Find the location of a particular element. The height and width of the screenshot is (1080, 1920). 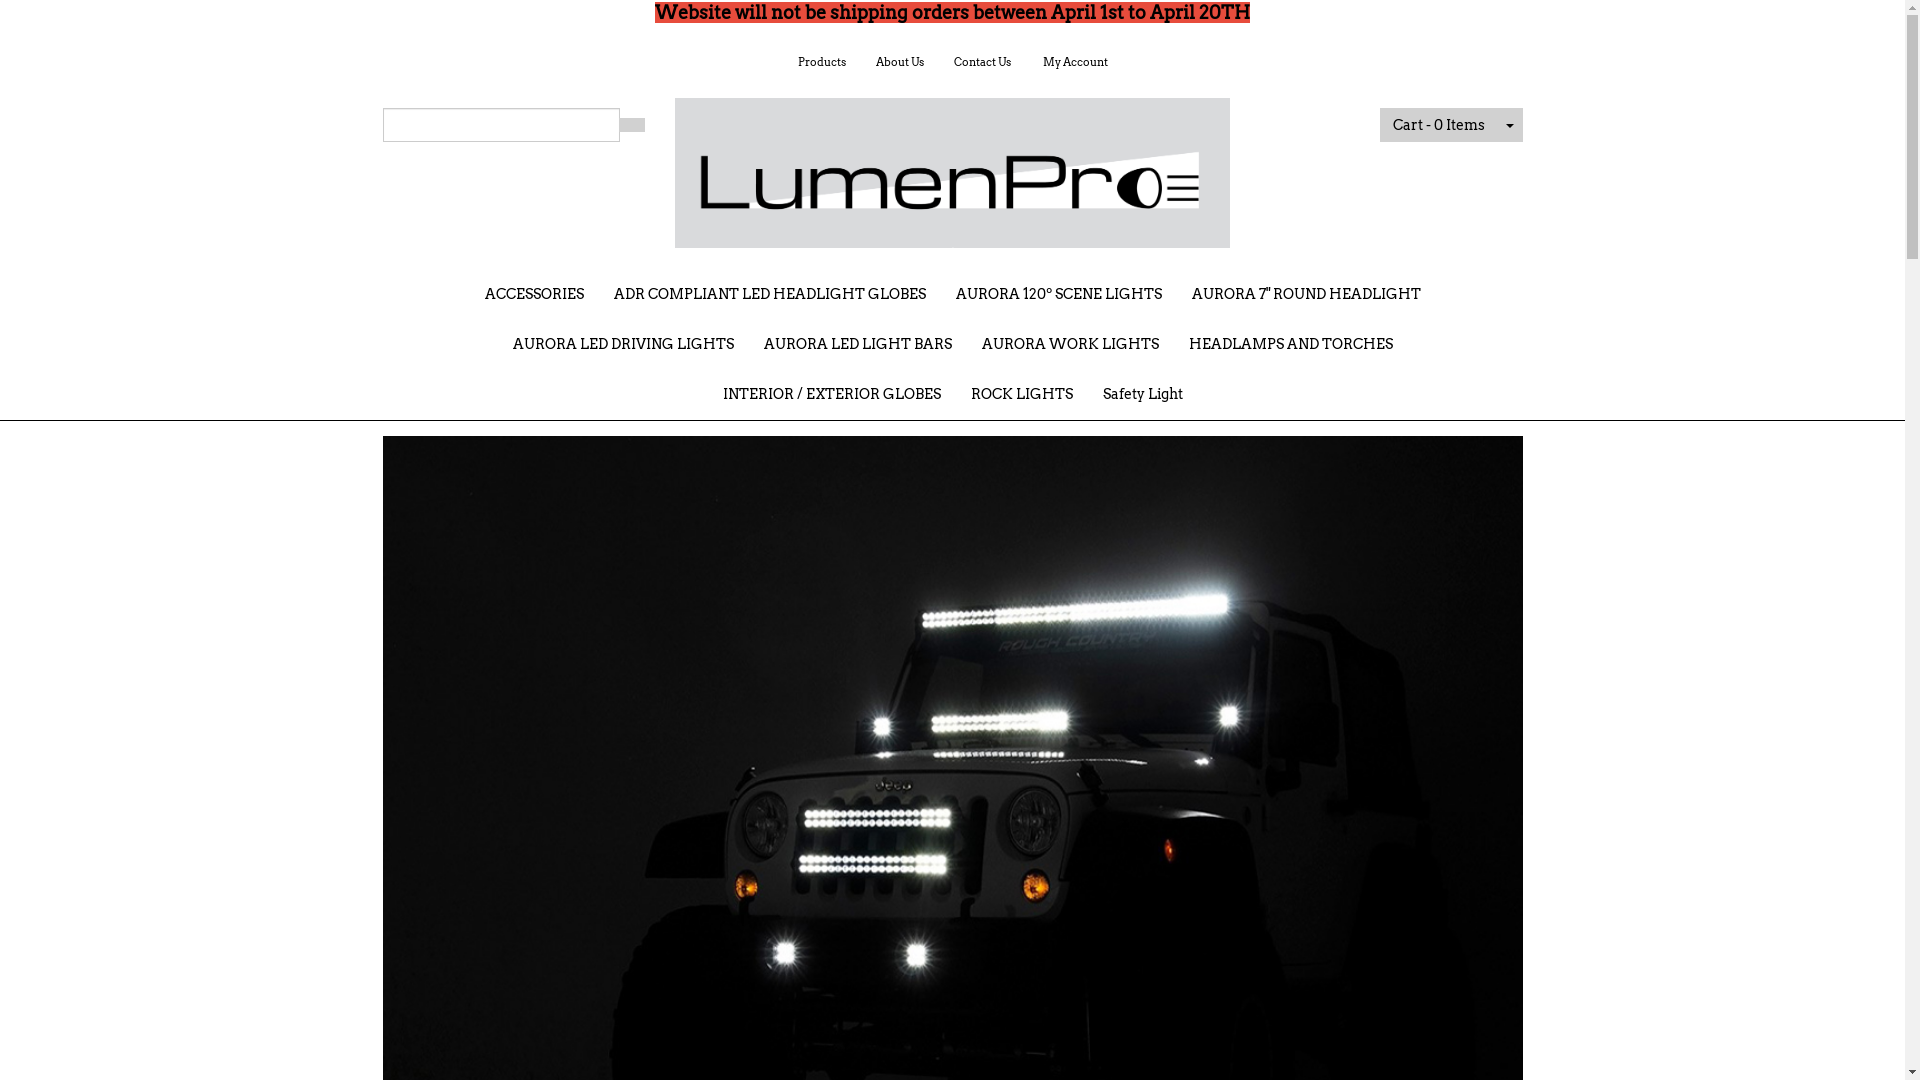

'My Account' is located at coordinates (1074, 60).